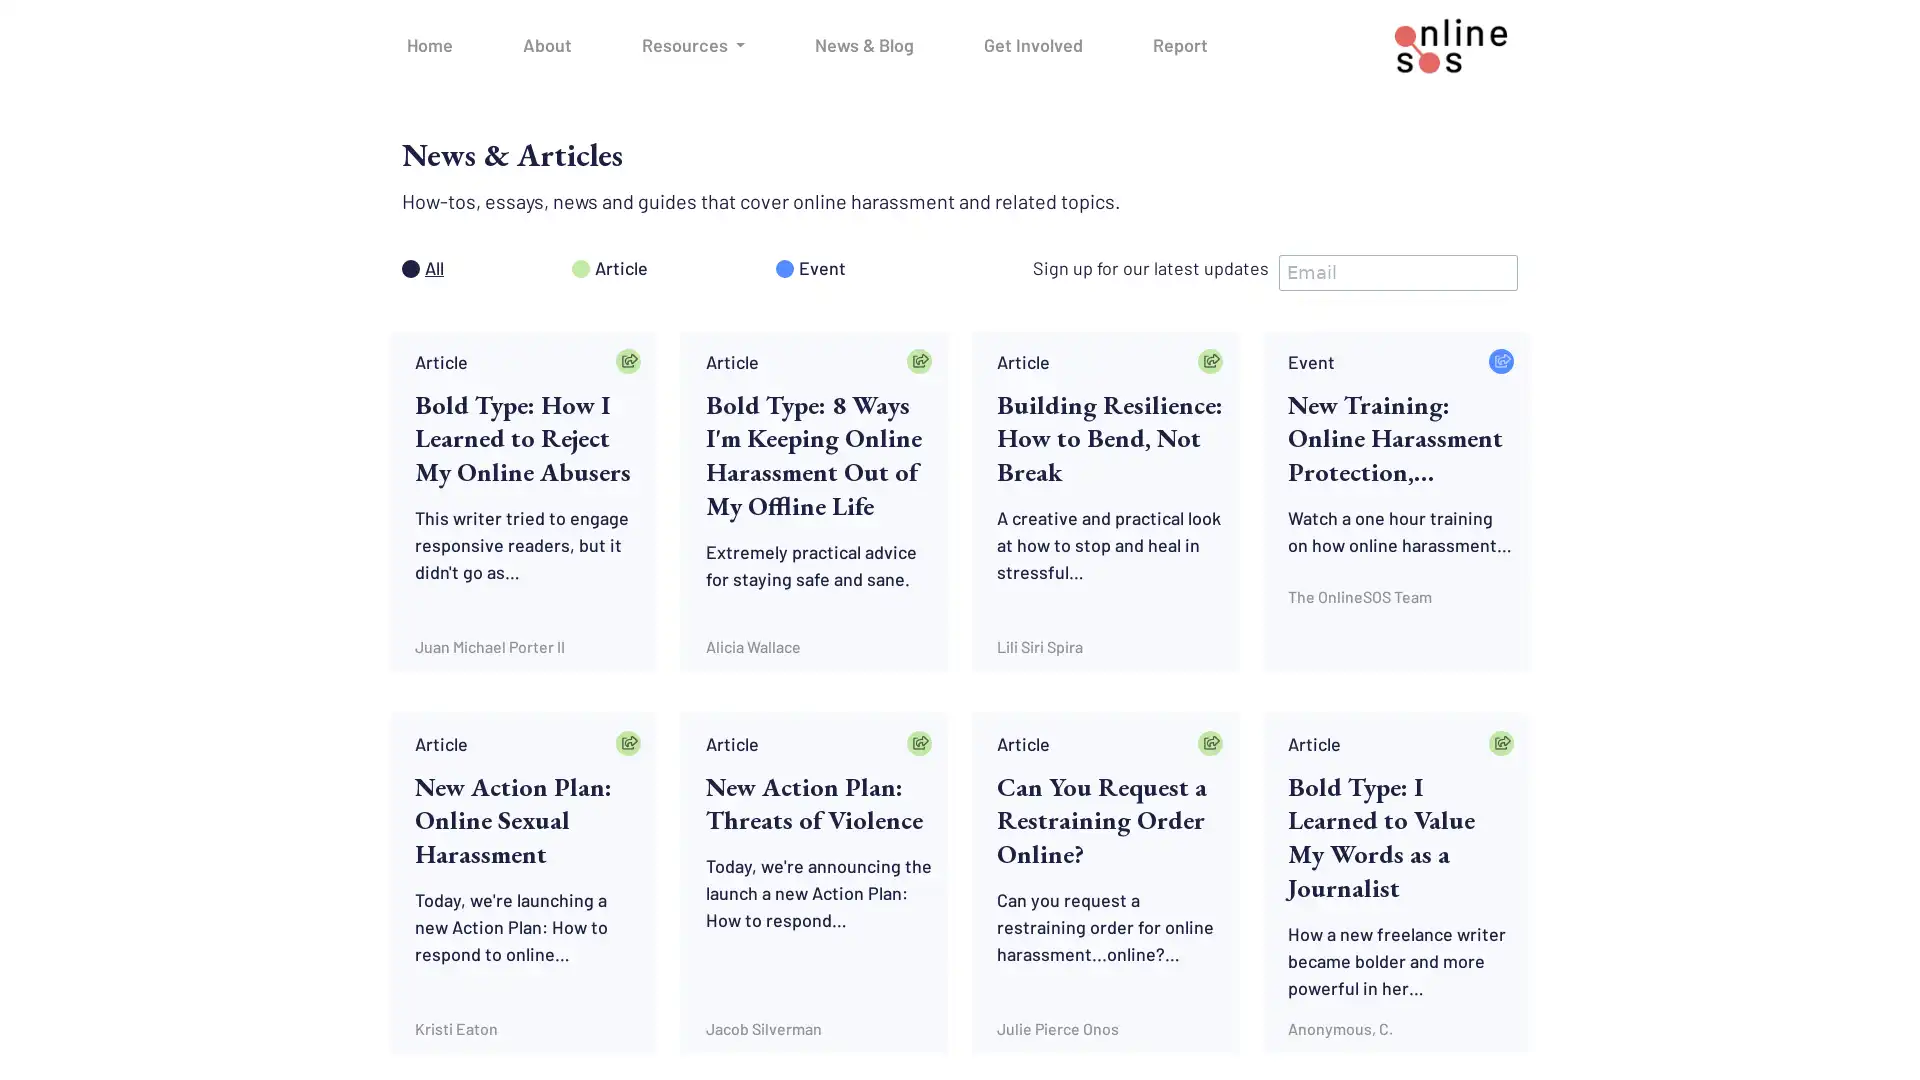 This screenshot has height=1080, width=1920. Describe the element at coordinates (692, 44) in the screenshot. I see `Resources` at that location.